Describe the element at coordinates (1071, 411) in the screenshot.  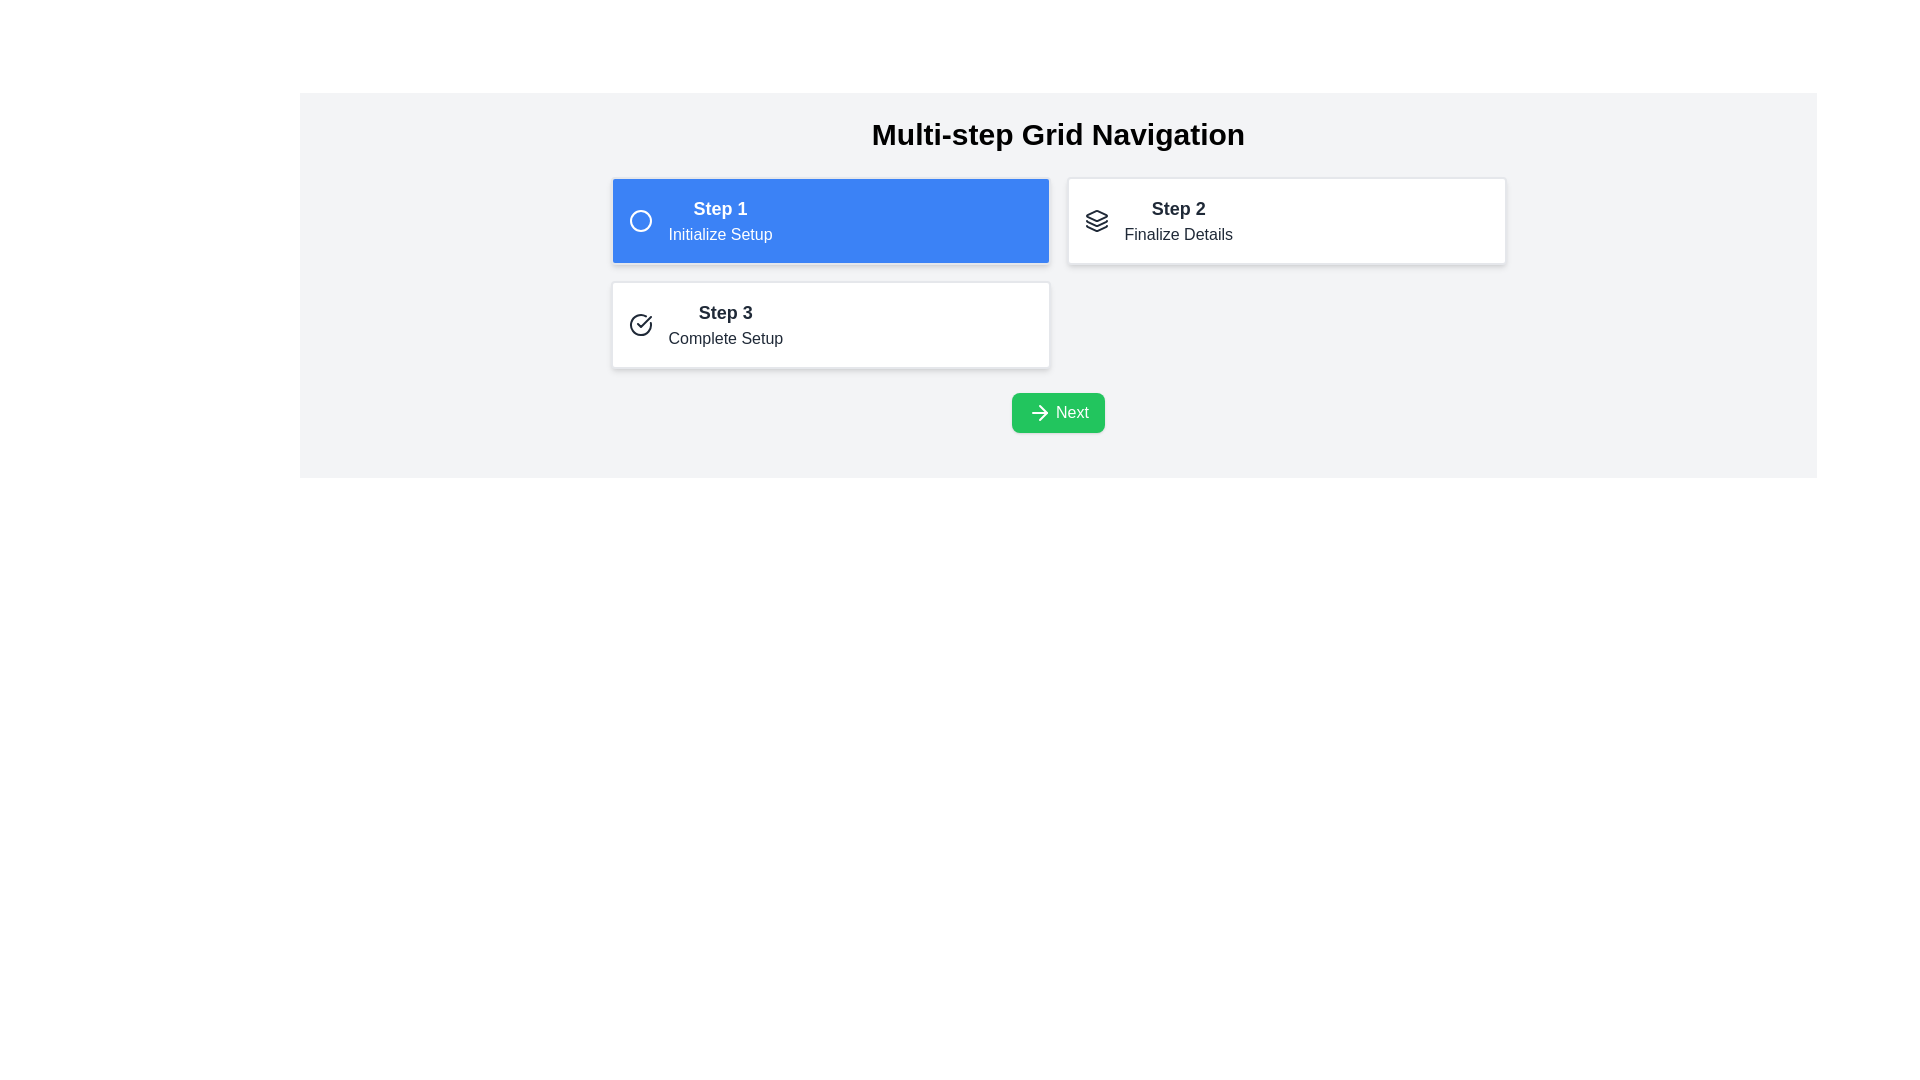
I see `the 'Next' text label embedded within the green navigation button, which is positioned below the content section and follows three graphical elements resembling an arrow icon` at that location.